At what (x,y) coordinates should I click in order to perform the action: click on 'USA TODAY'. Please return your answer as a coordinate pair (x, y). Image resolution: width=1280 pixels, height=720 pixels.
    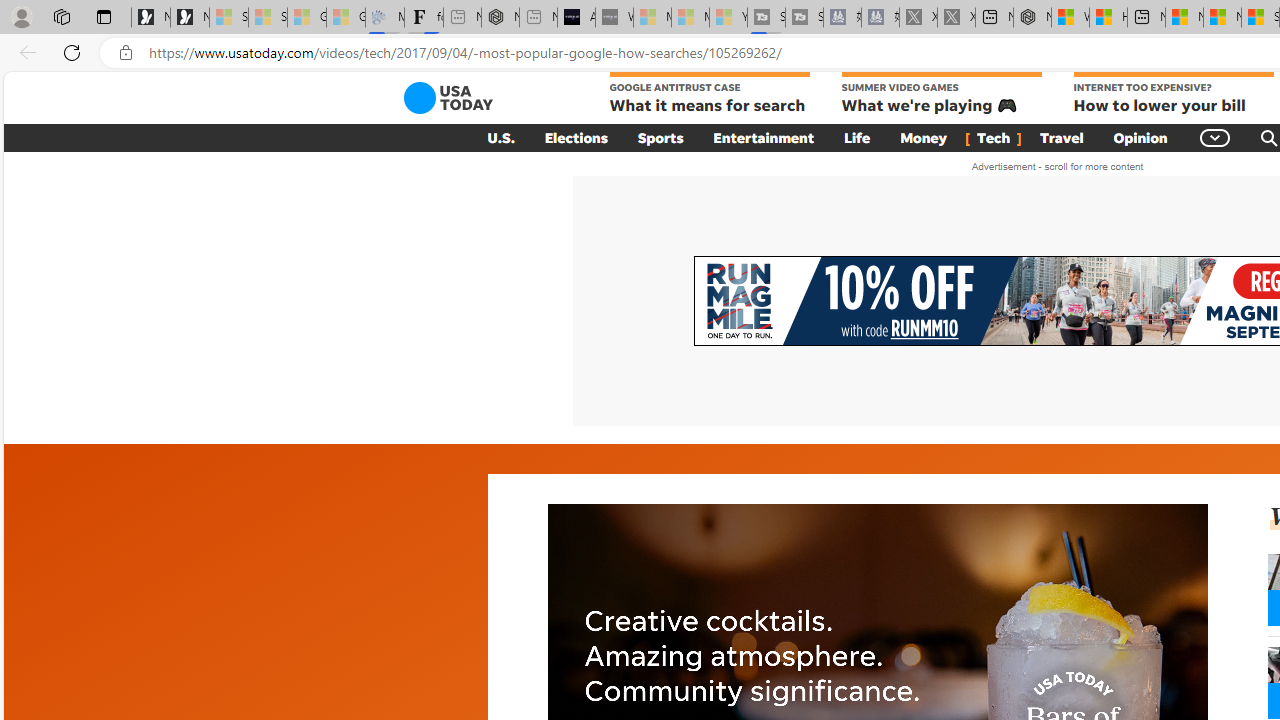
    Looking at the image, I should click on (447, 97).